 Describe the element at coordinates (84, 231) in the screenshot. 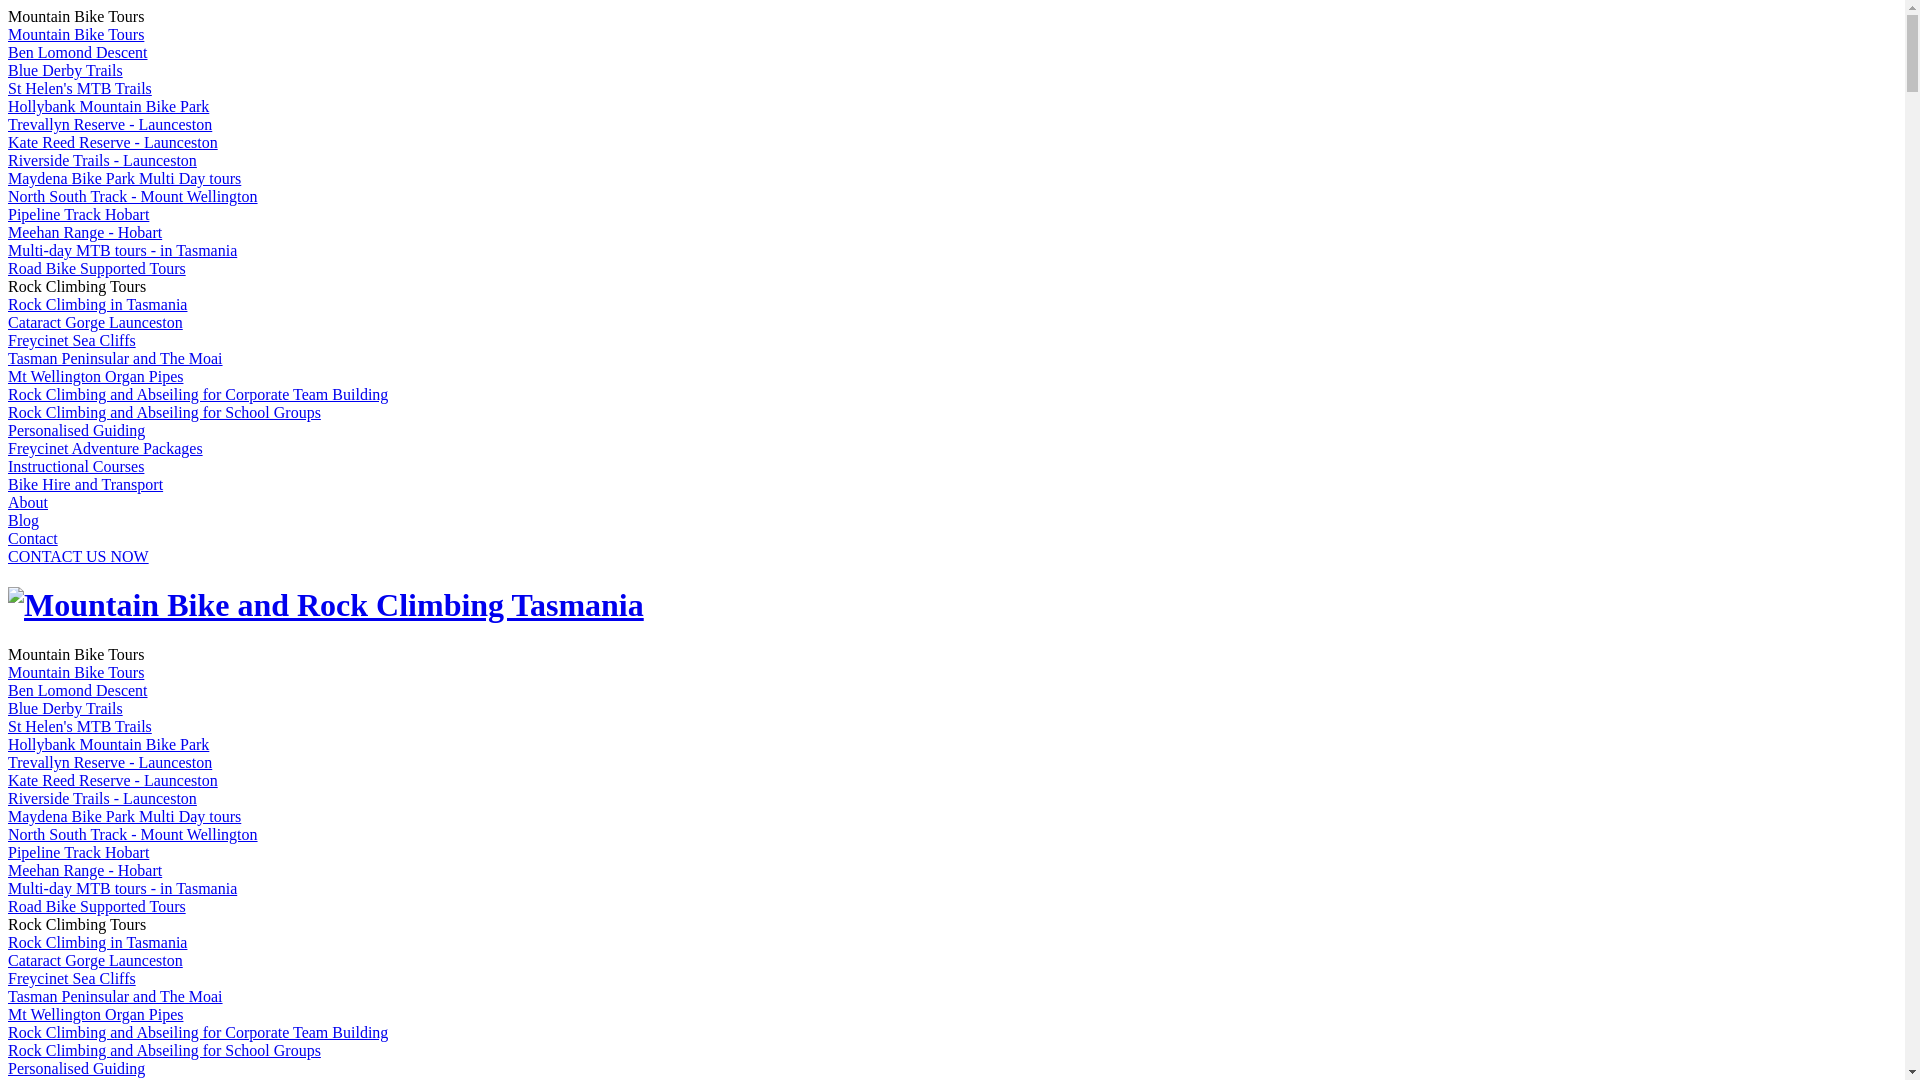

I see `'Meehan Range - Hobart'` at that location.